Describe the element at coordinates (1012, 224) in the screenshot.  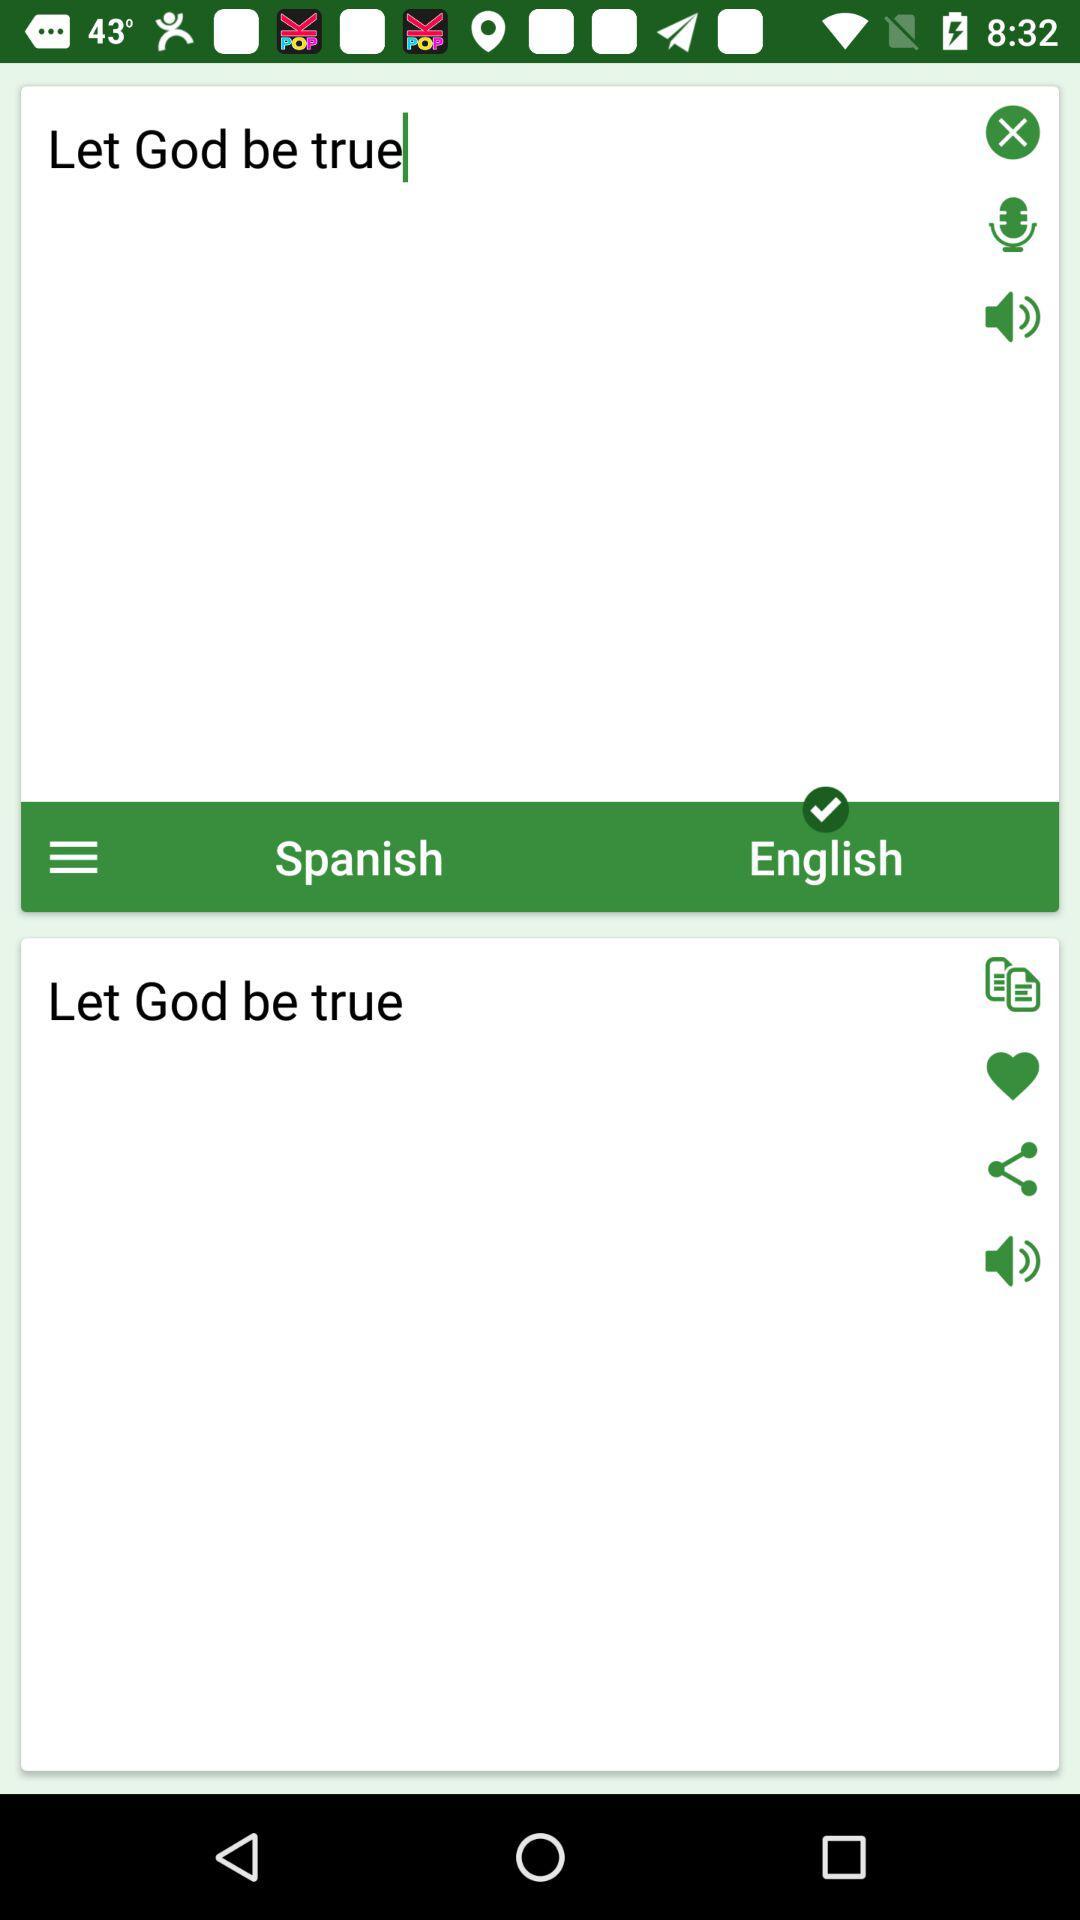
I see `start dictation` at that location.